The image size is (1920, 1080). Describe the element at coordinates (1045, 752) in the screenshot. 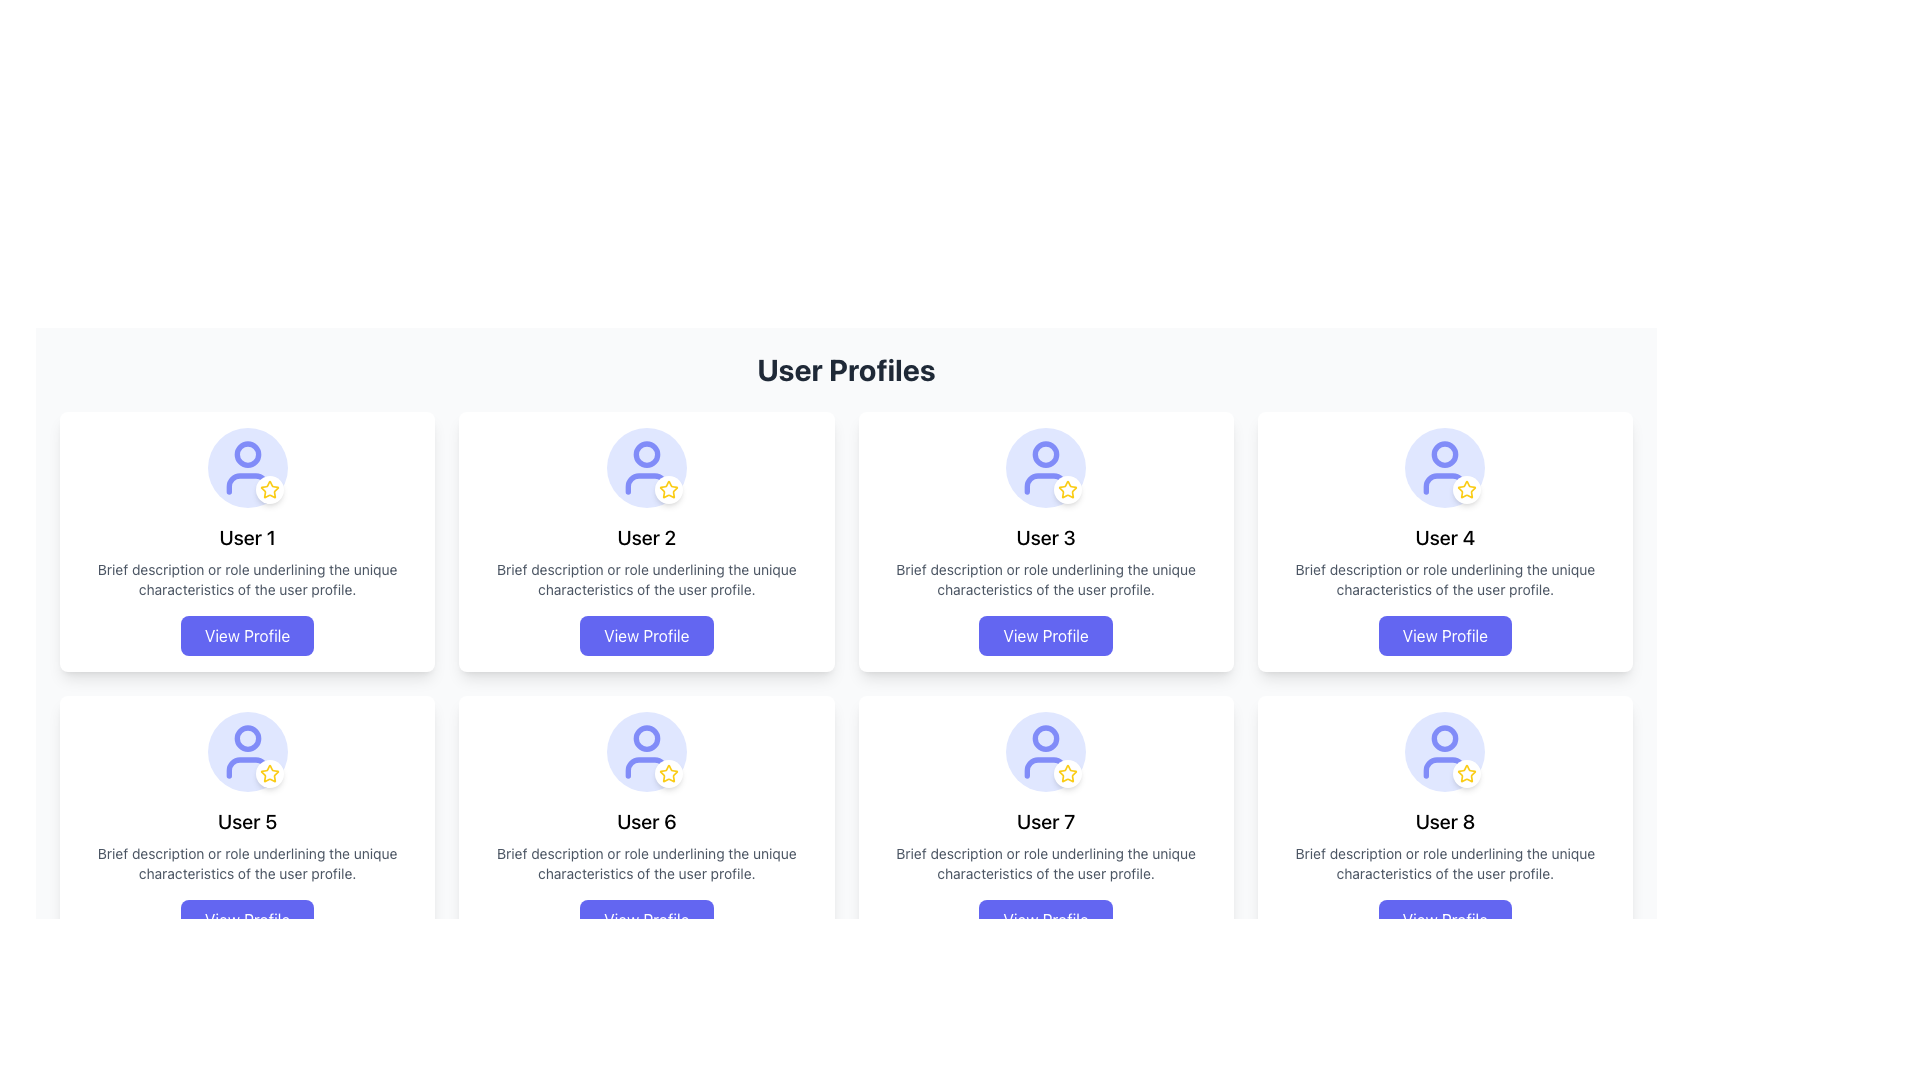

I see `the Profile Avatar Icon with Highlight located in the seventh user card labeled 'User 7', which features a light purple outline of a person, a white background, and an indigo-colored circle with a yellow star in the bottom-right corner` at that location.